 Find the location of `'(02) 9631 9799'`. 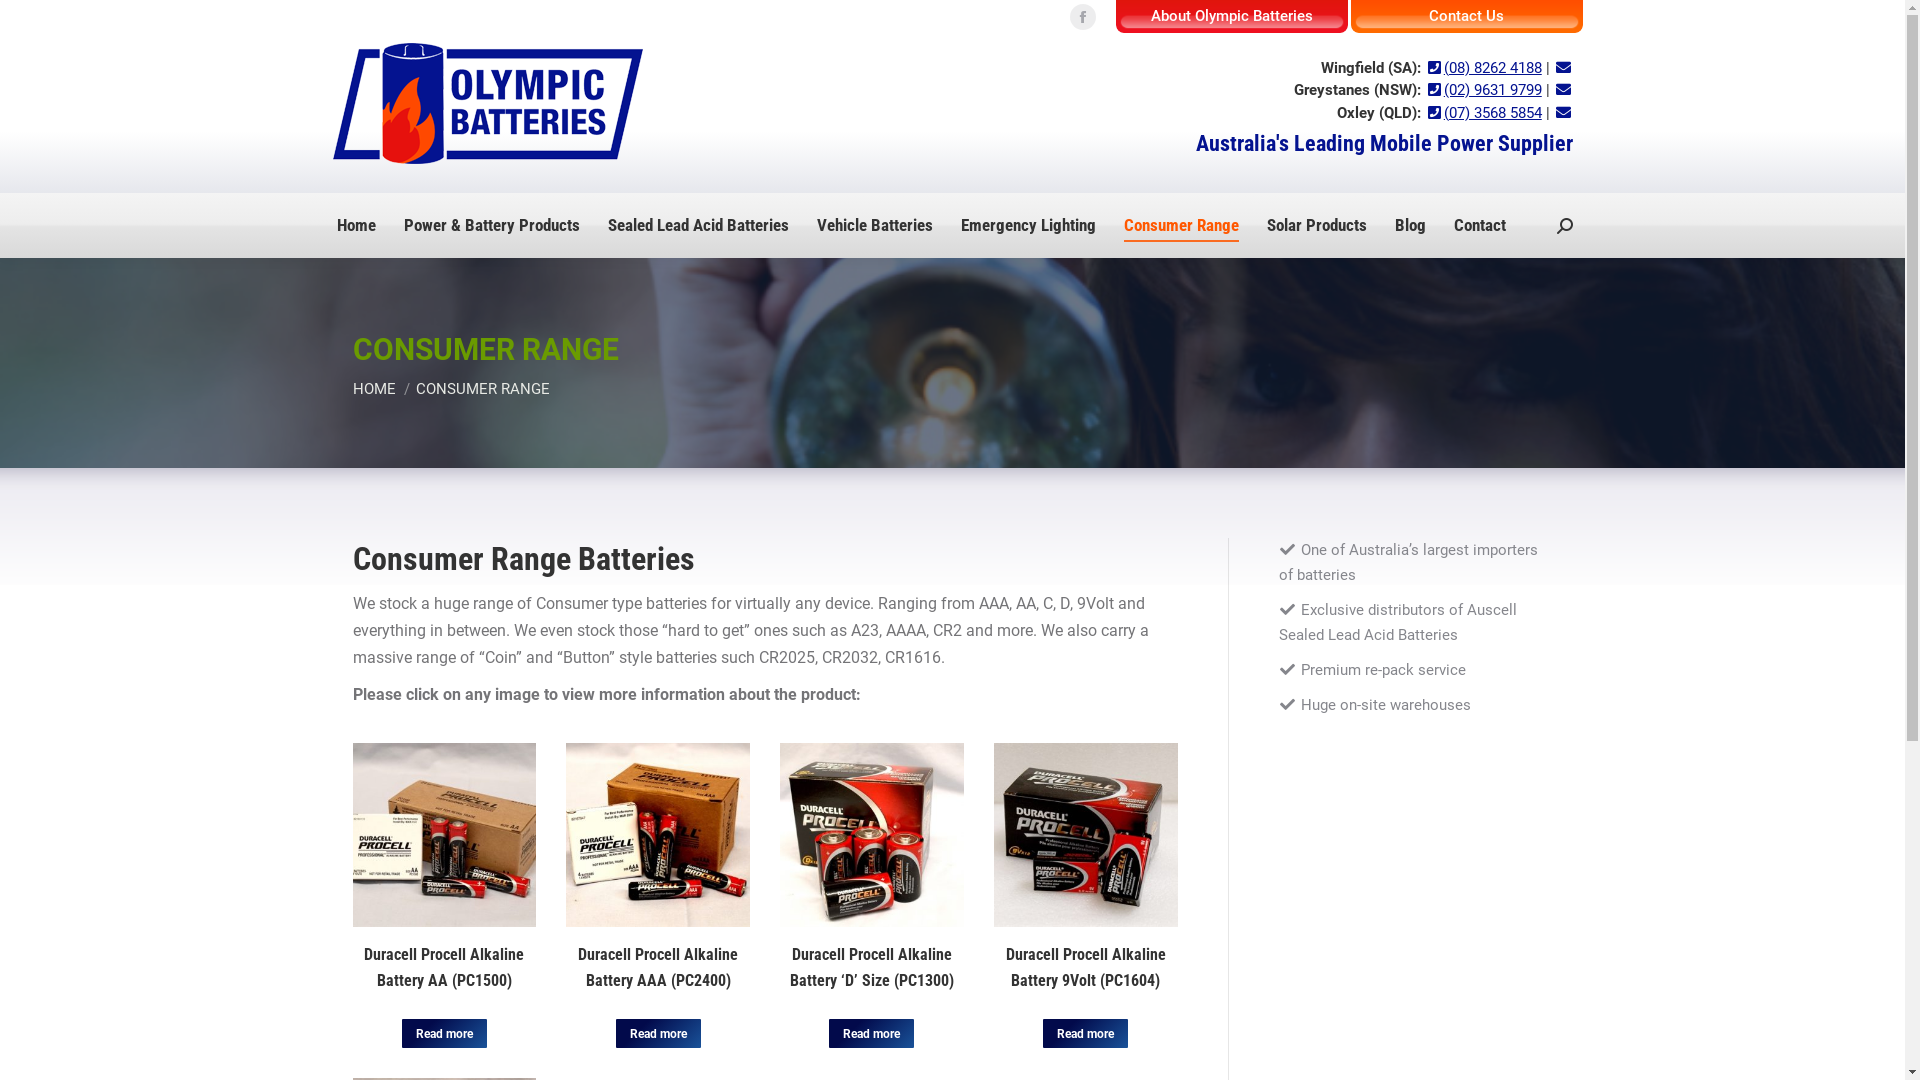

'(02) 9631 9799' is located at coordinates (1424, 88).